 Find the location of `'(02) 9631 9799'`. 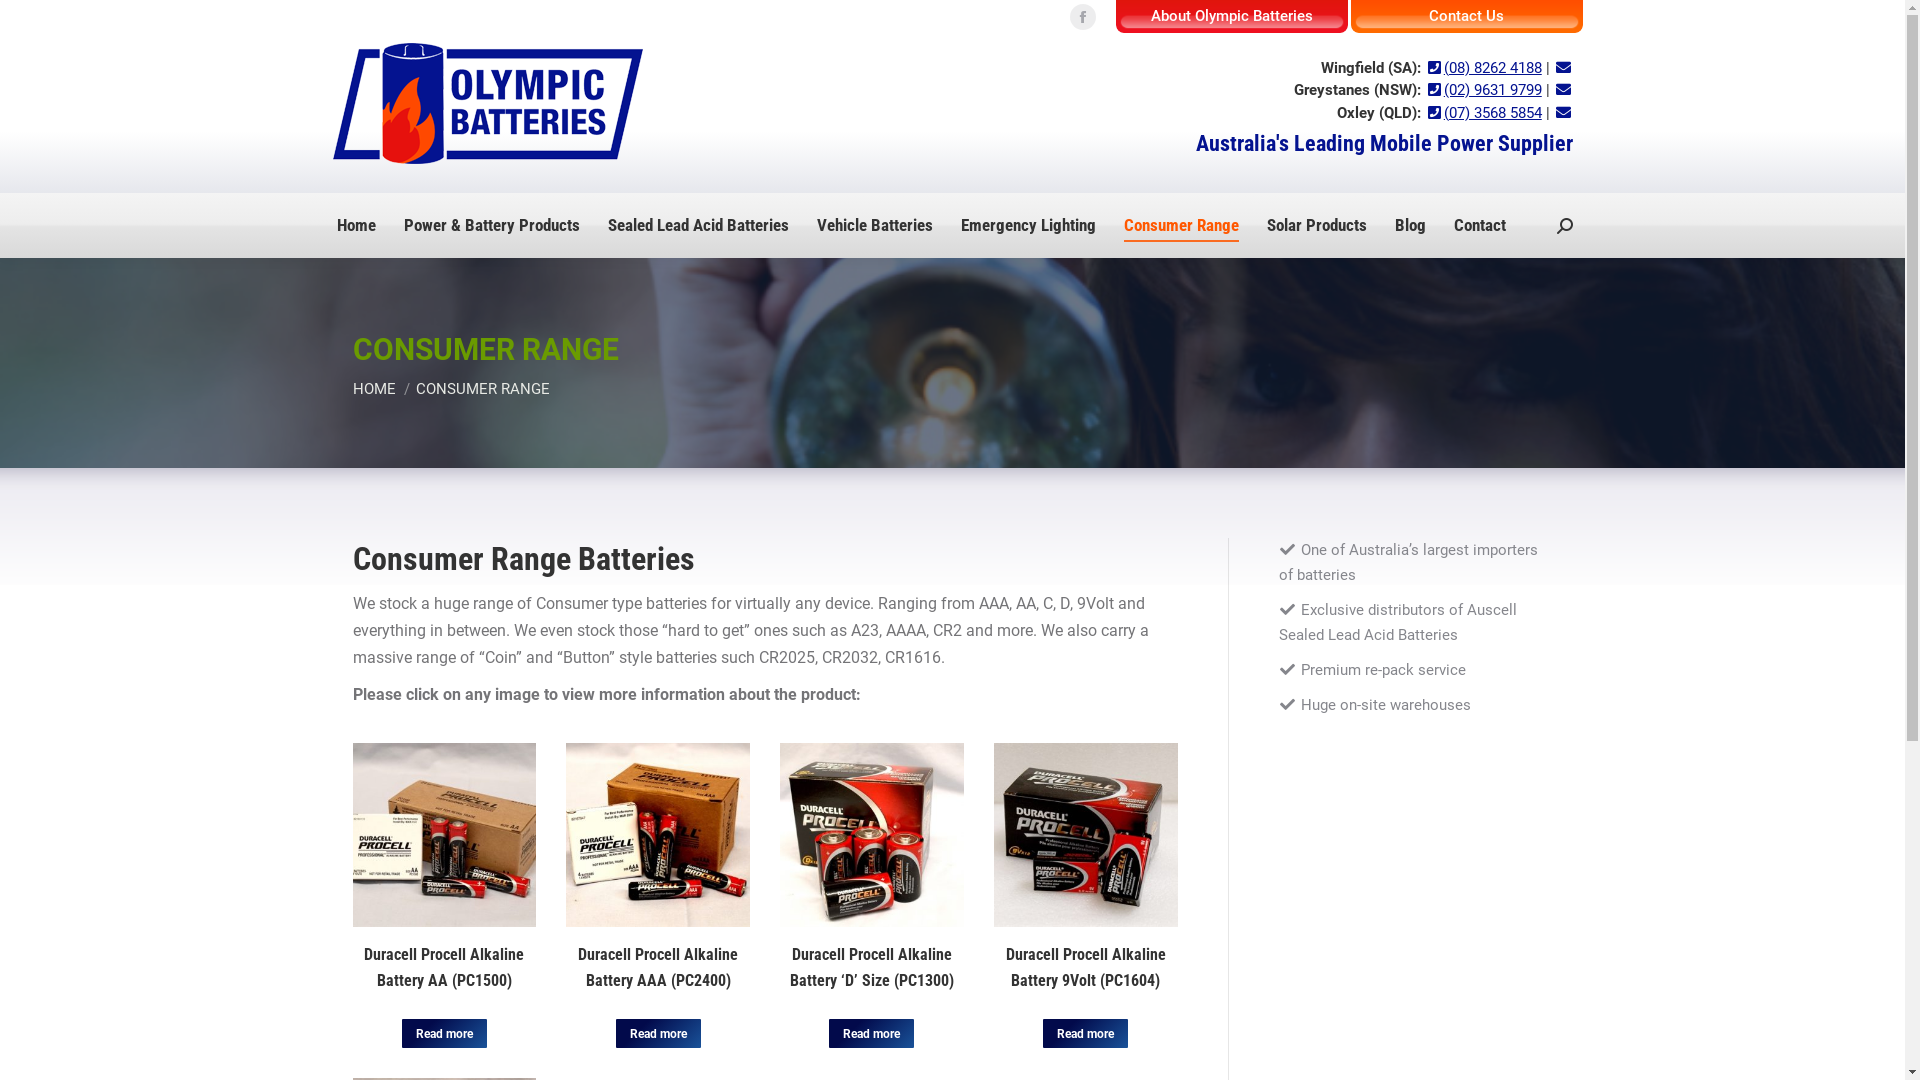

'(02) 9631 9799' is located at coordinates (1424, 88).